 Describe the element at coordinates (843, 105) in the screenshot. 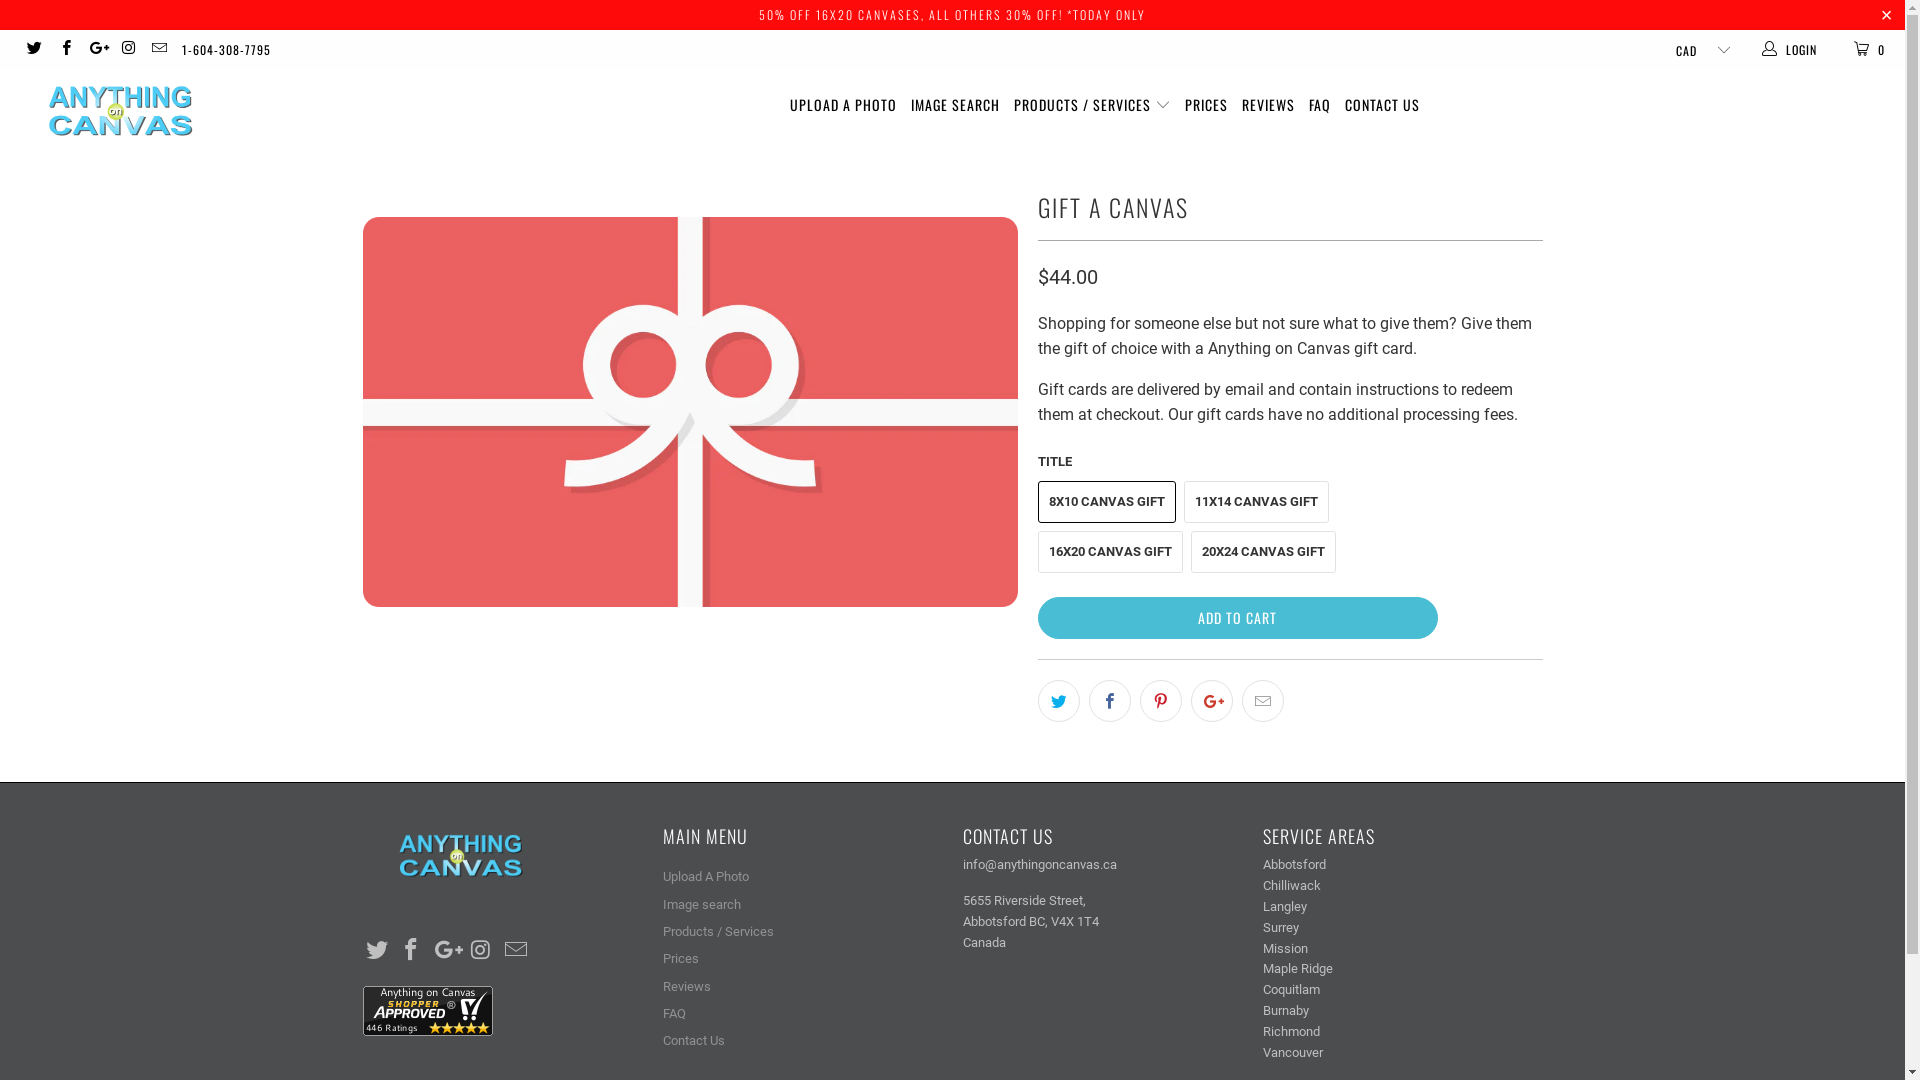

I see `'UPLOAD A PHOTO'` at that location.